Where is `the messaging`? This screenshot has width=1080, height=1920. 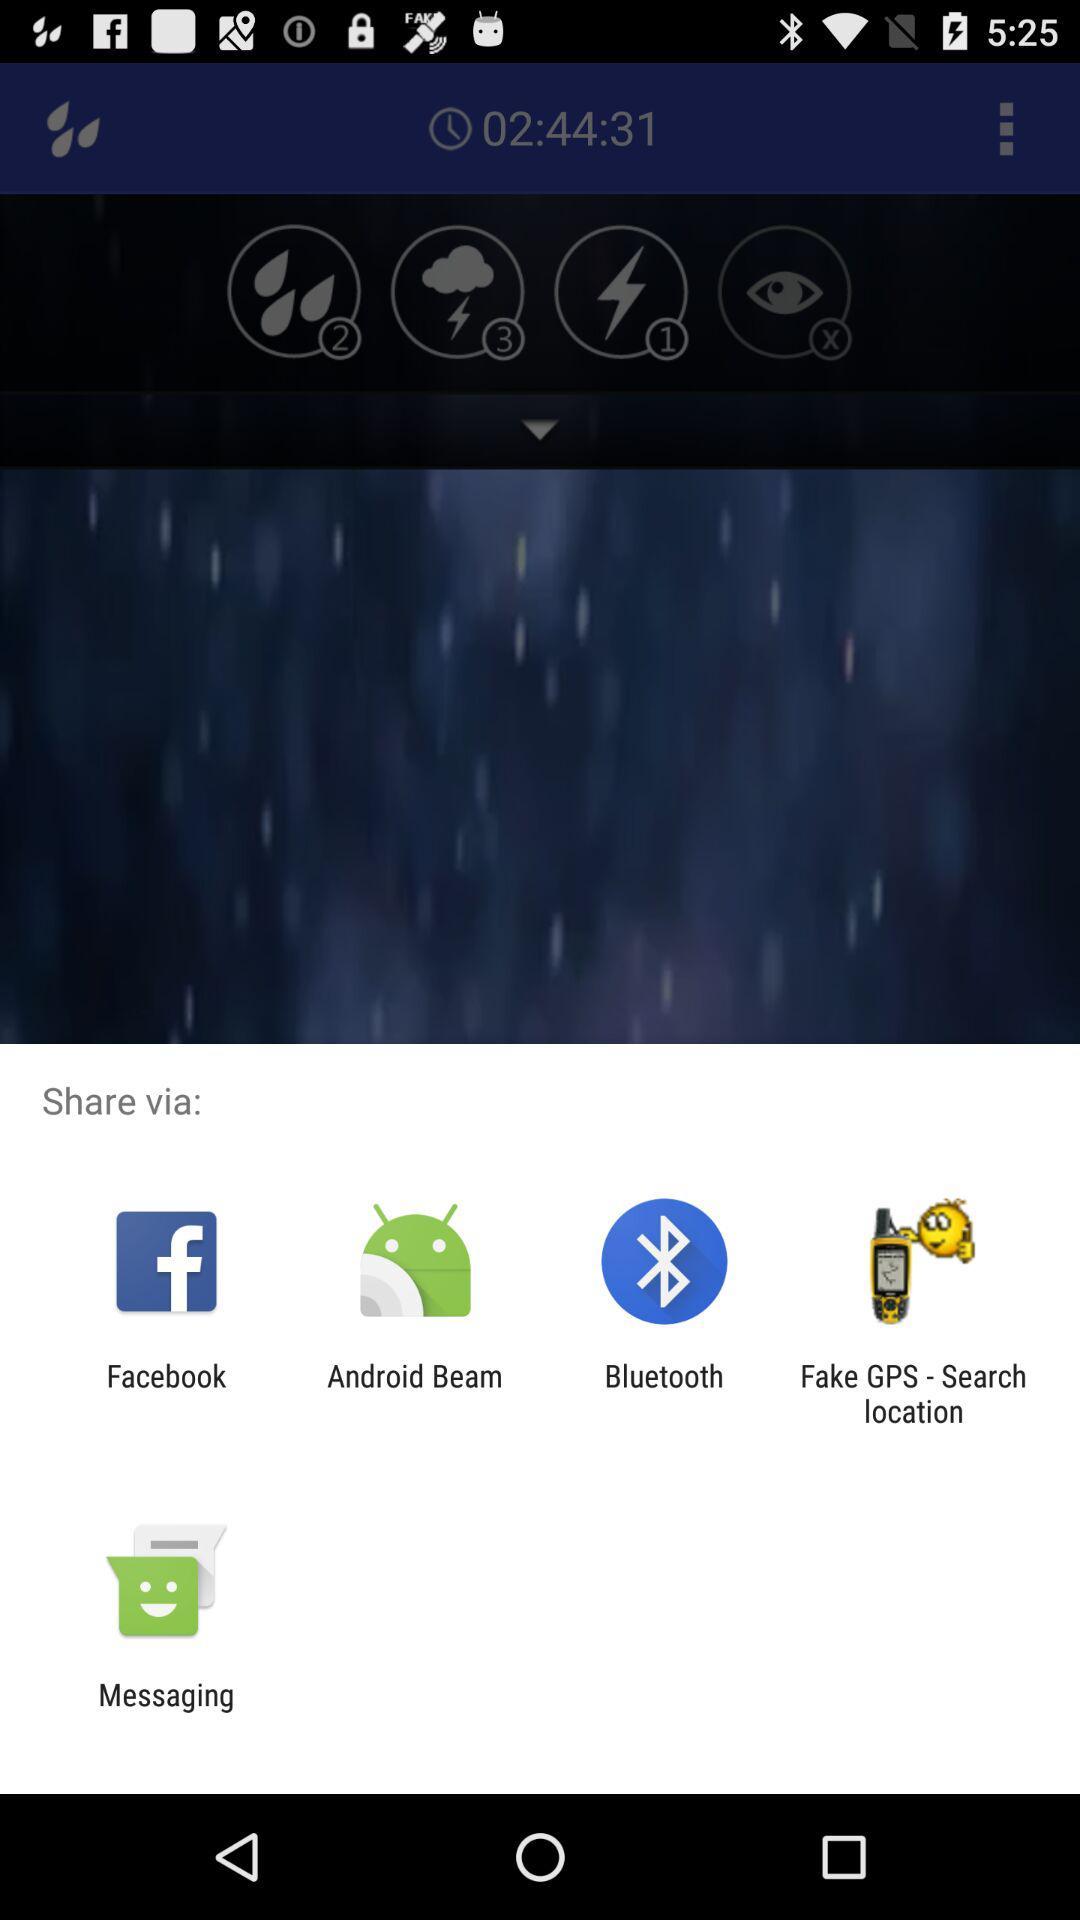
the messaging is located at coordinates (165, 1711).